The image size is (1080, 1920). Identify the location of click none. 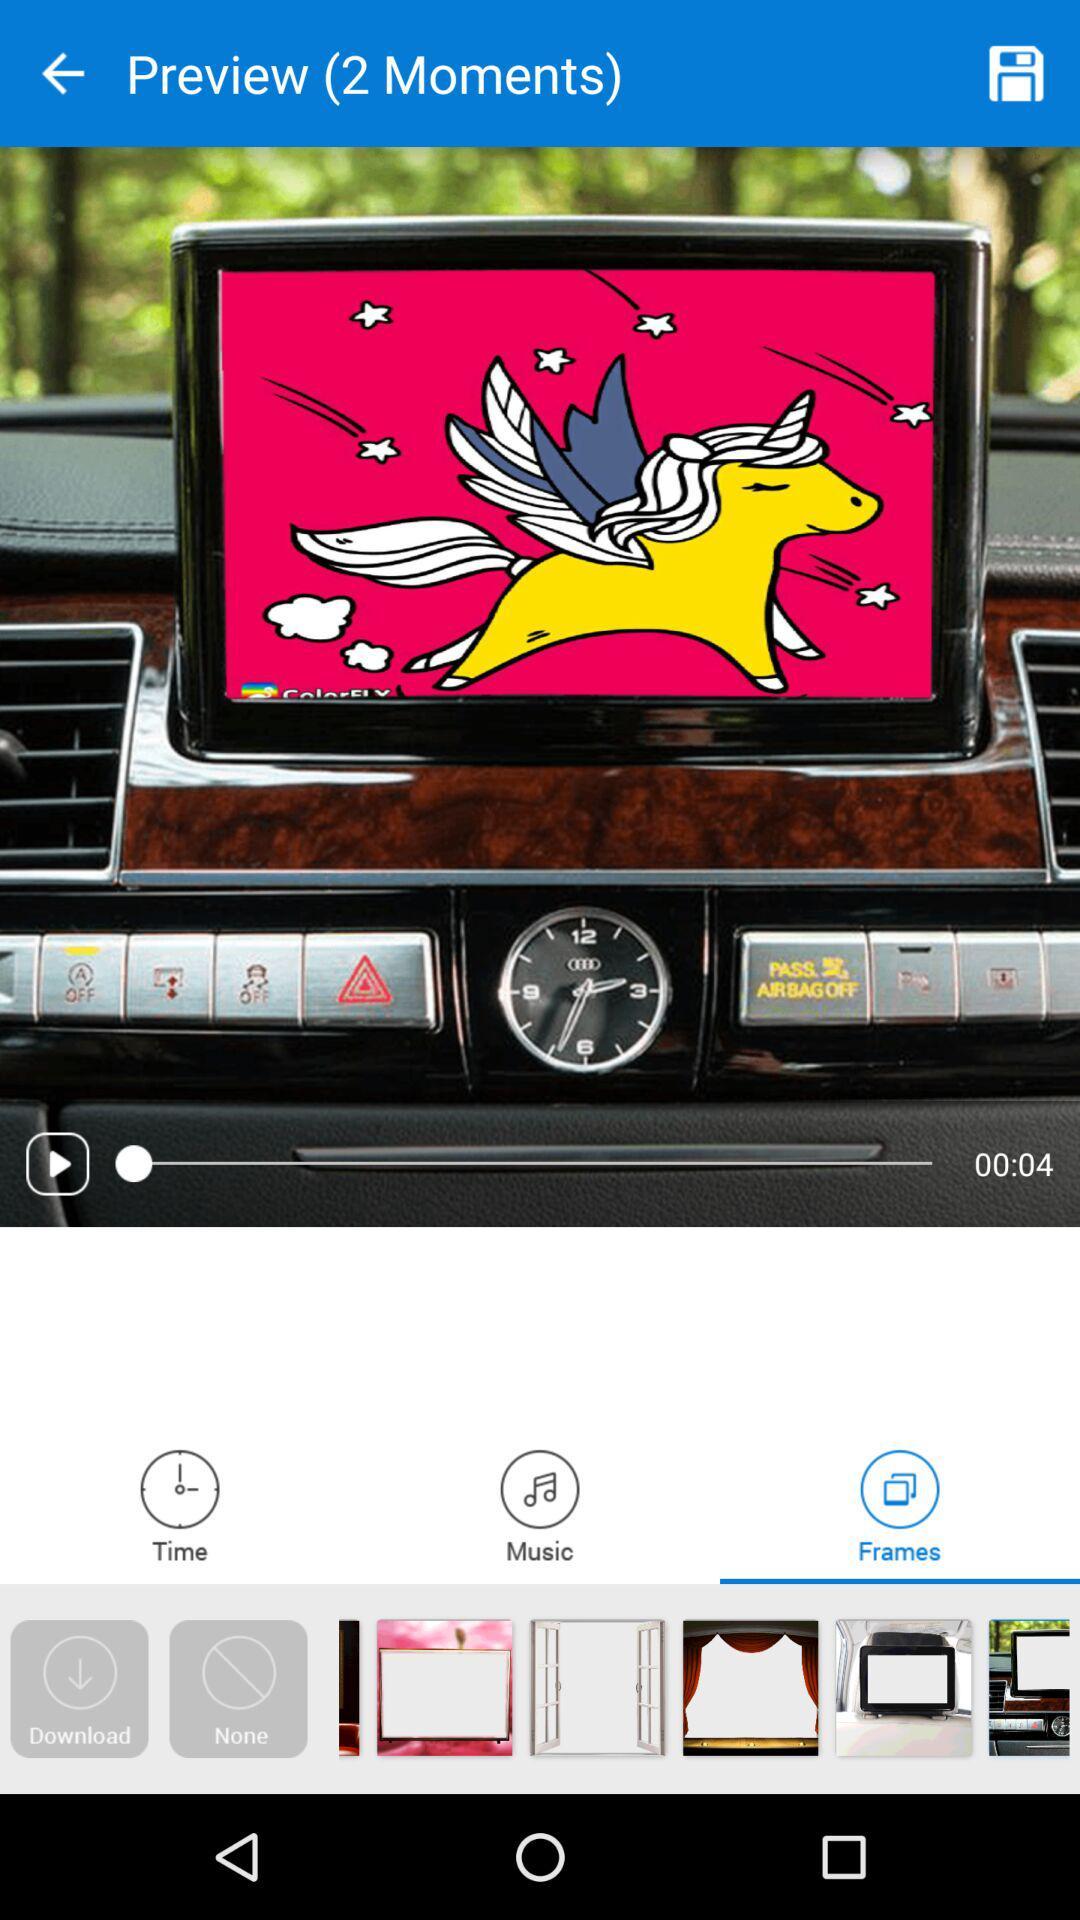
(237, 1688).